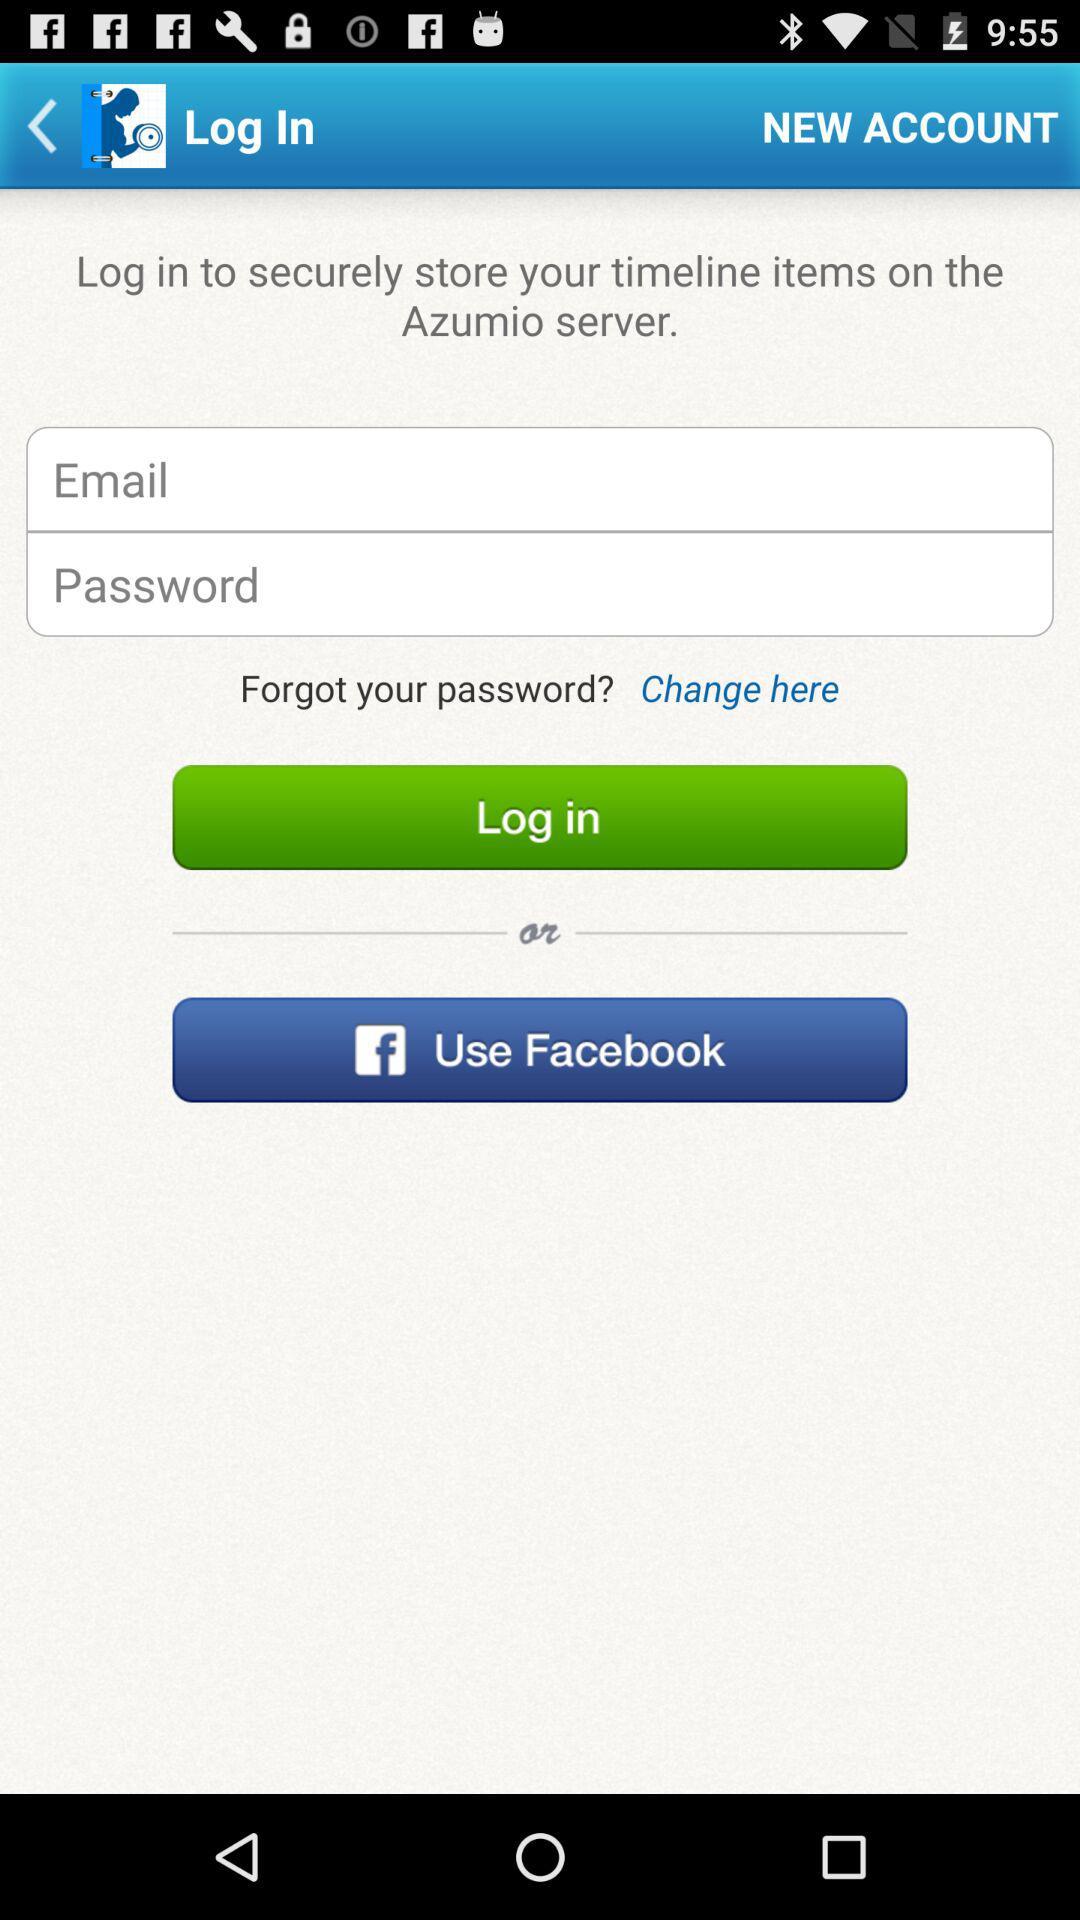  Describe the element at coordinates (910, 124) in the screenshot. I see `new account` at that location.